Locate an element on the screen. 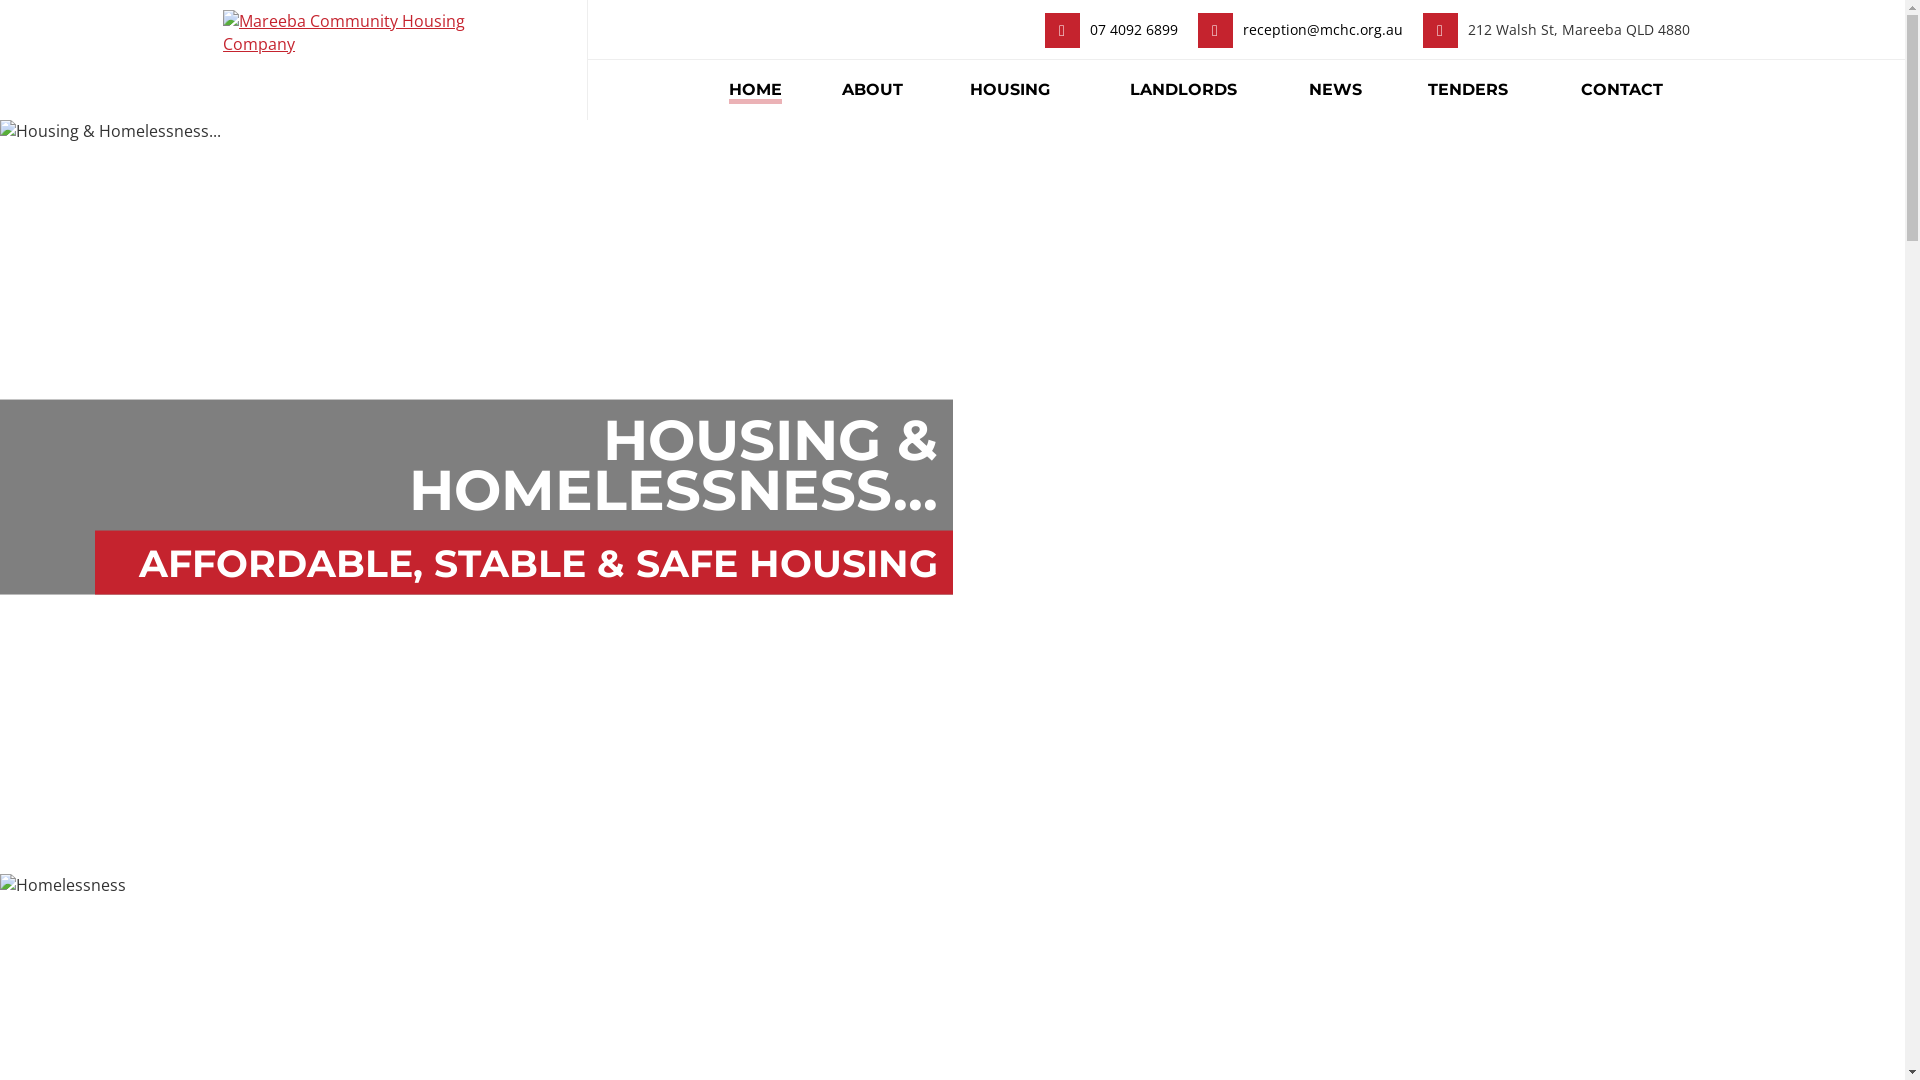 Image resolution: width=1920 pixels, height=1080 pixels. 'reception@mchc.org.au' is located at coordinates (1321, 29).